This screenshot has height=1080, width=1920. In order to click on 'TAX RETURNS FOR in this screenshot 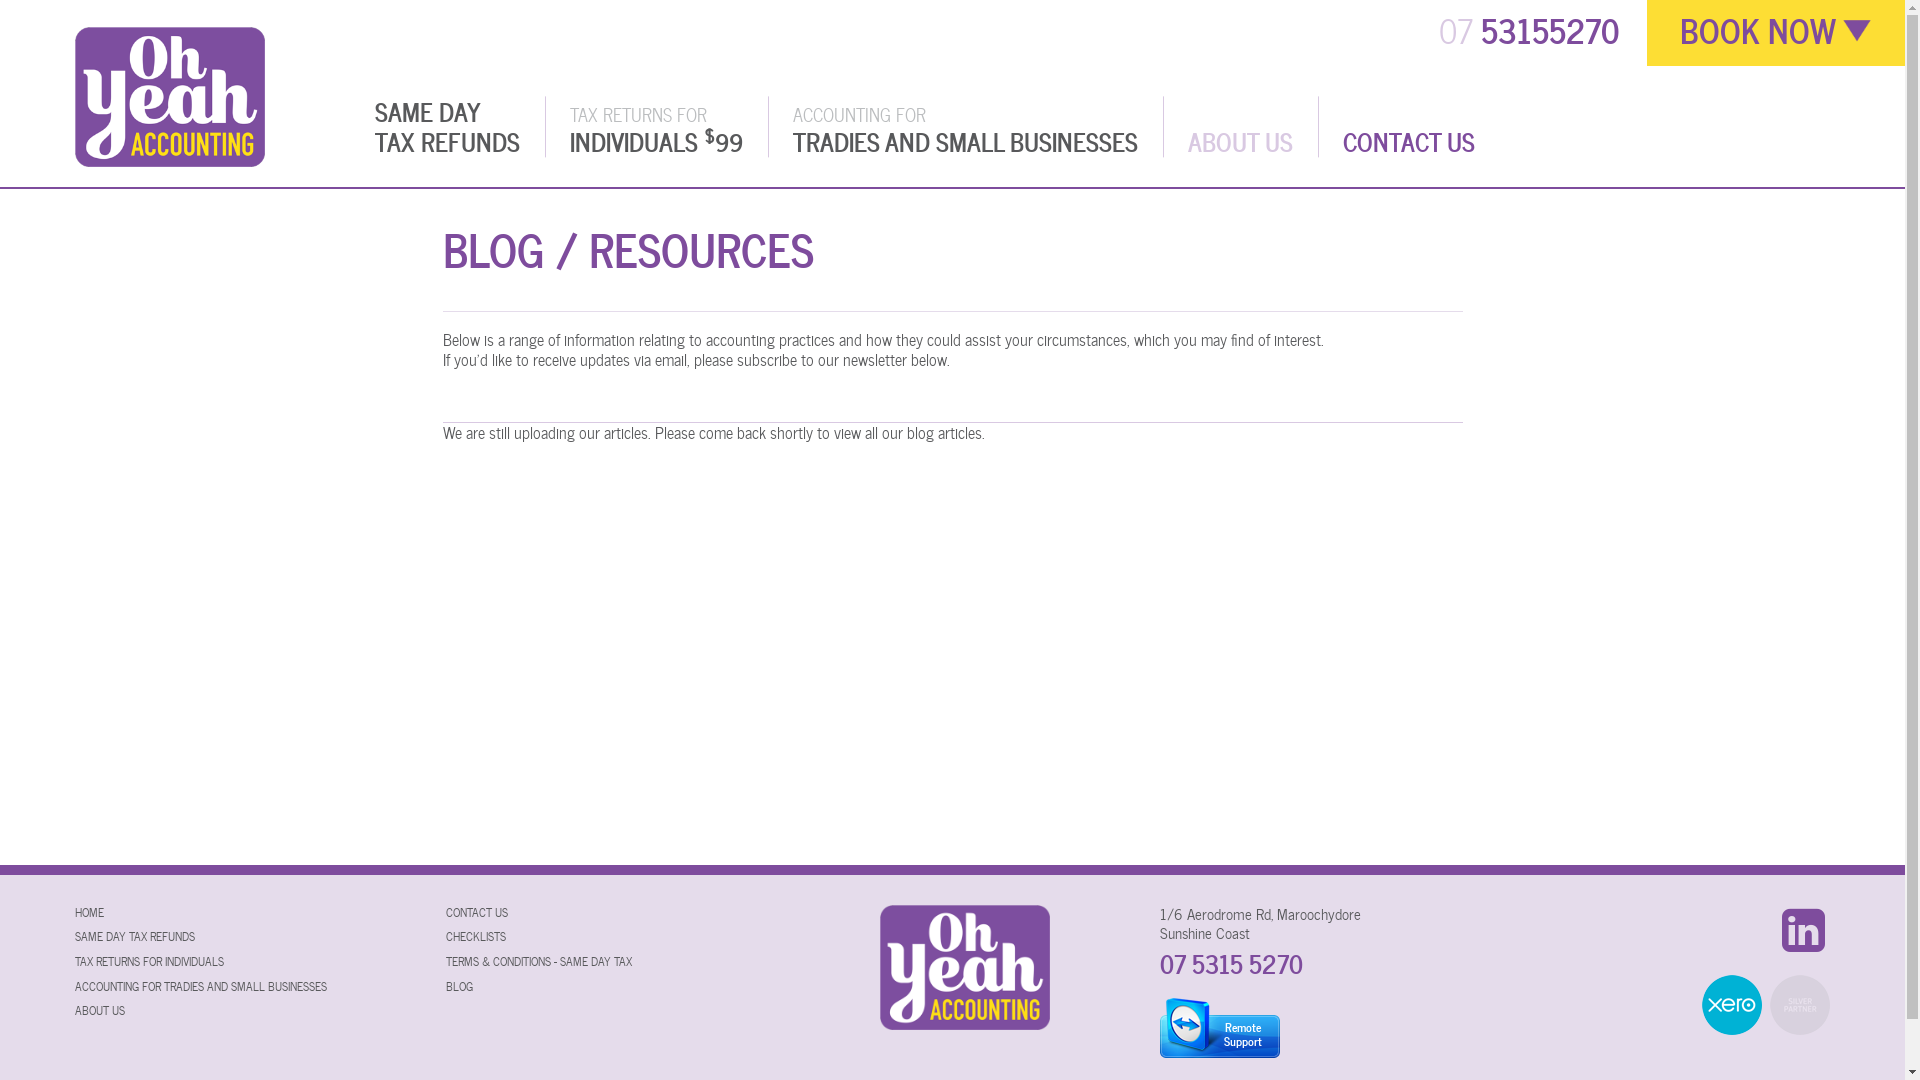, I will do `click(543, 126)`.